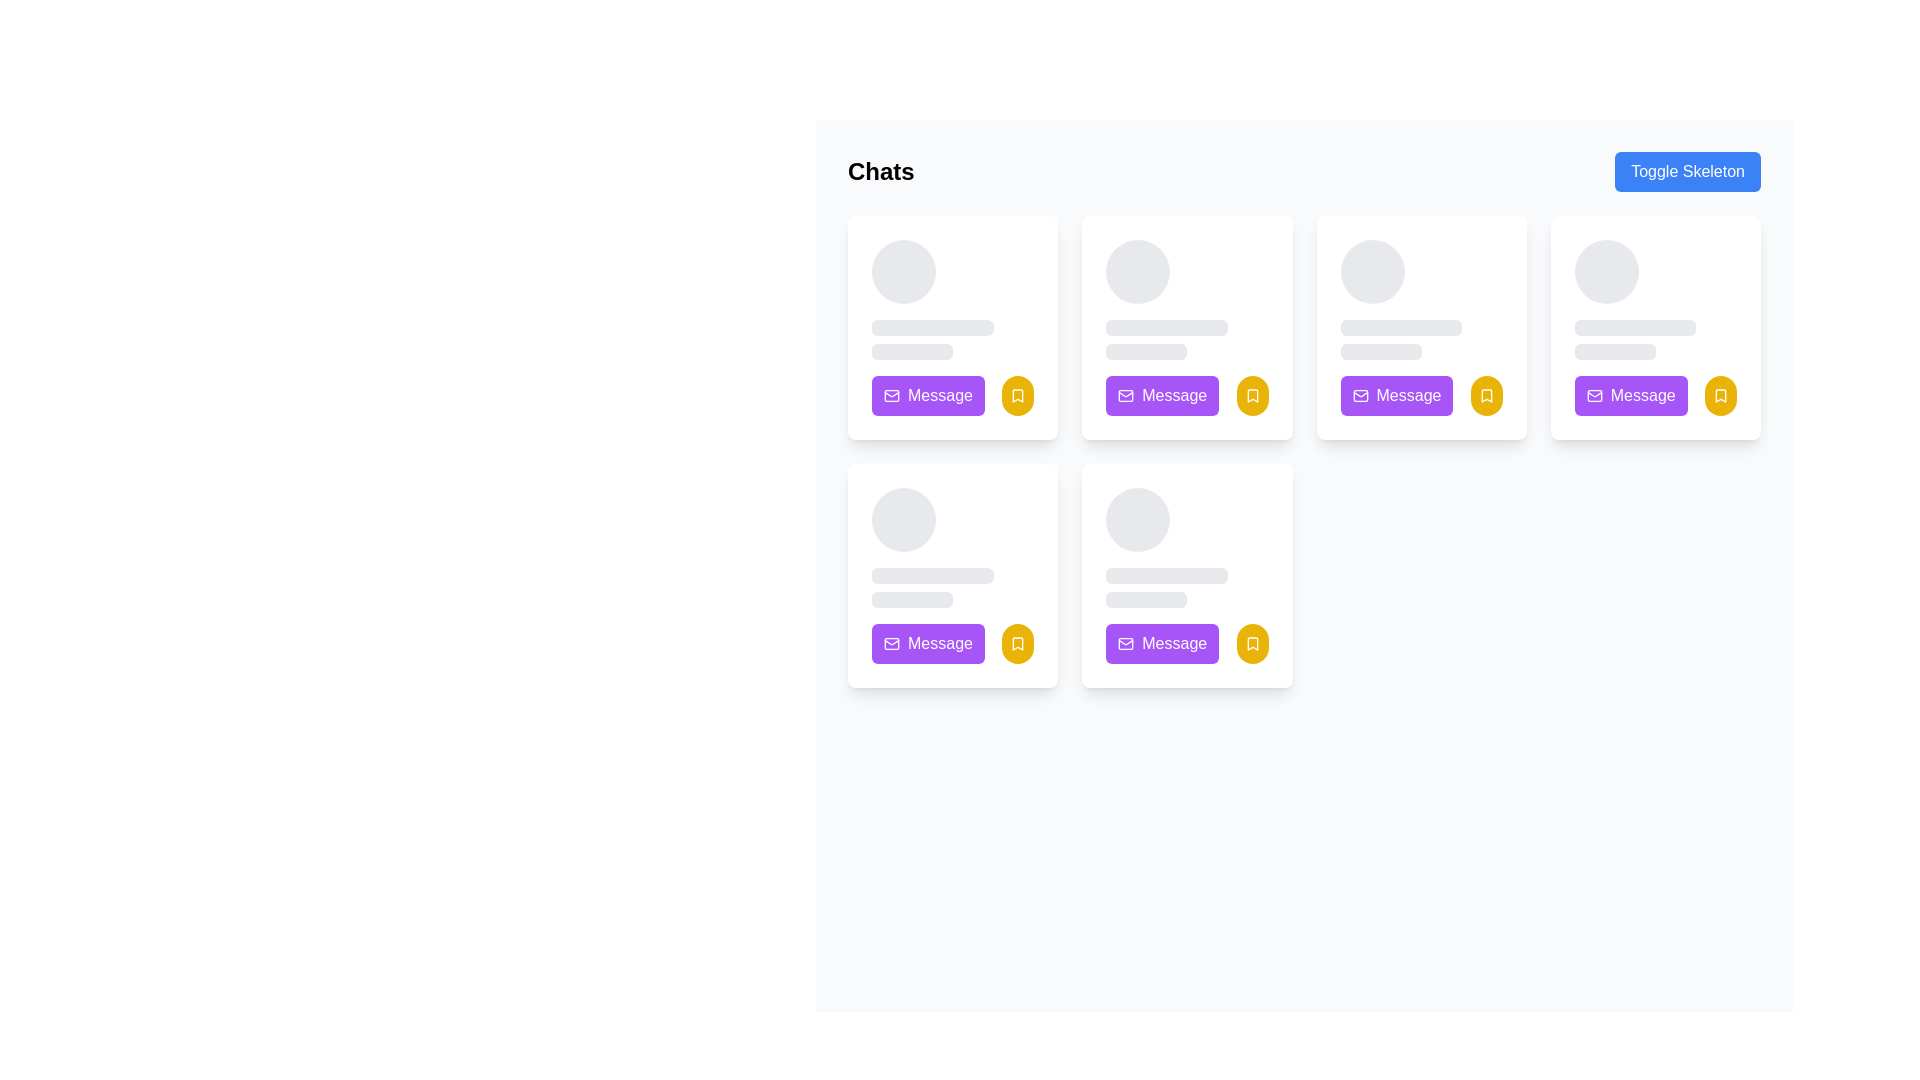  What do you see at coordinates (891, 644) in the screenshot?
I see `the decorative mail icon within the 'Message' button located at the bottom left card in the grid layout, indicating an active or selected state` at bounding box center [891, 644].